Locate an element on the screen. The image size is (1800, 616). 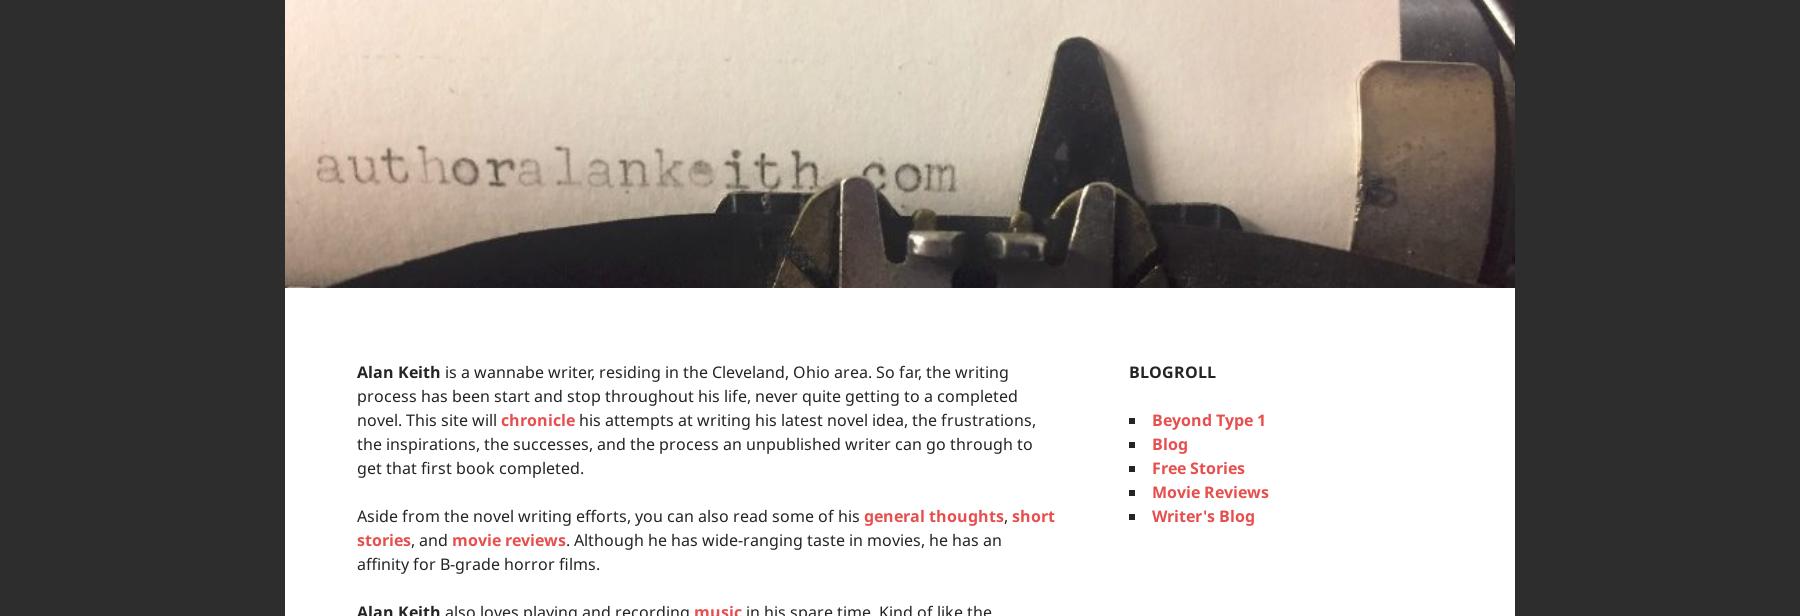
'Free Stories' is located at coordinates (1197, 467).